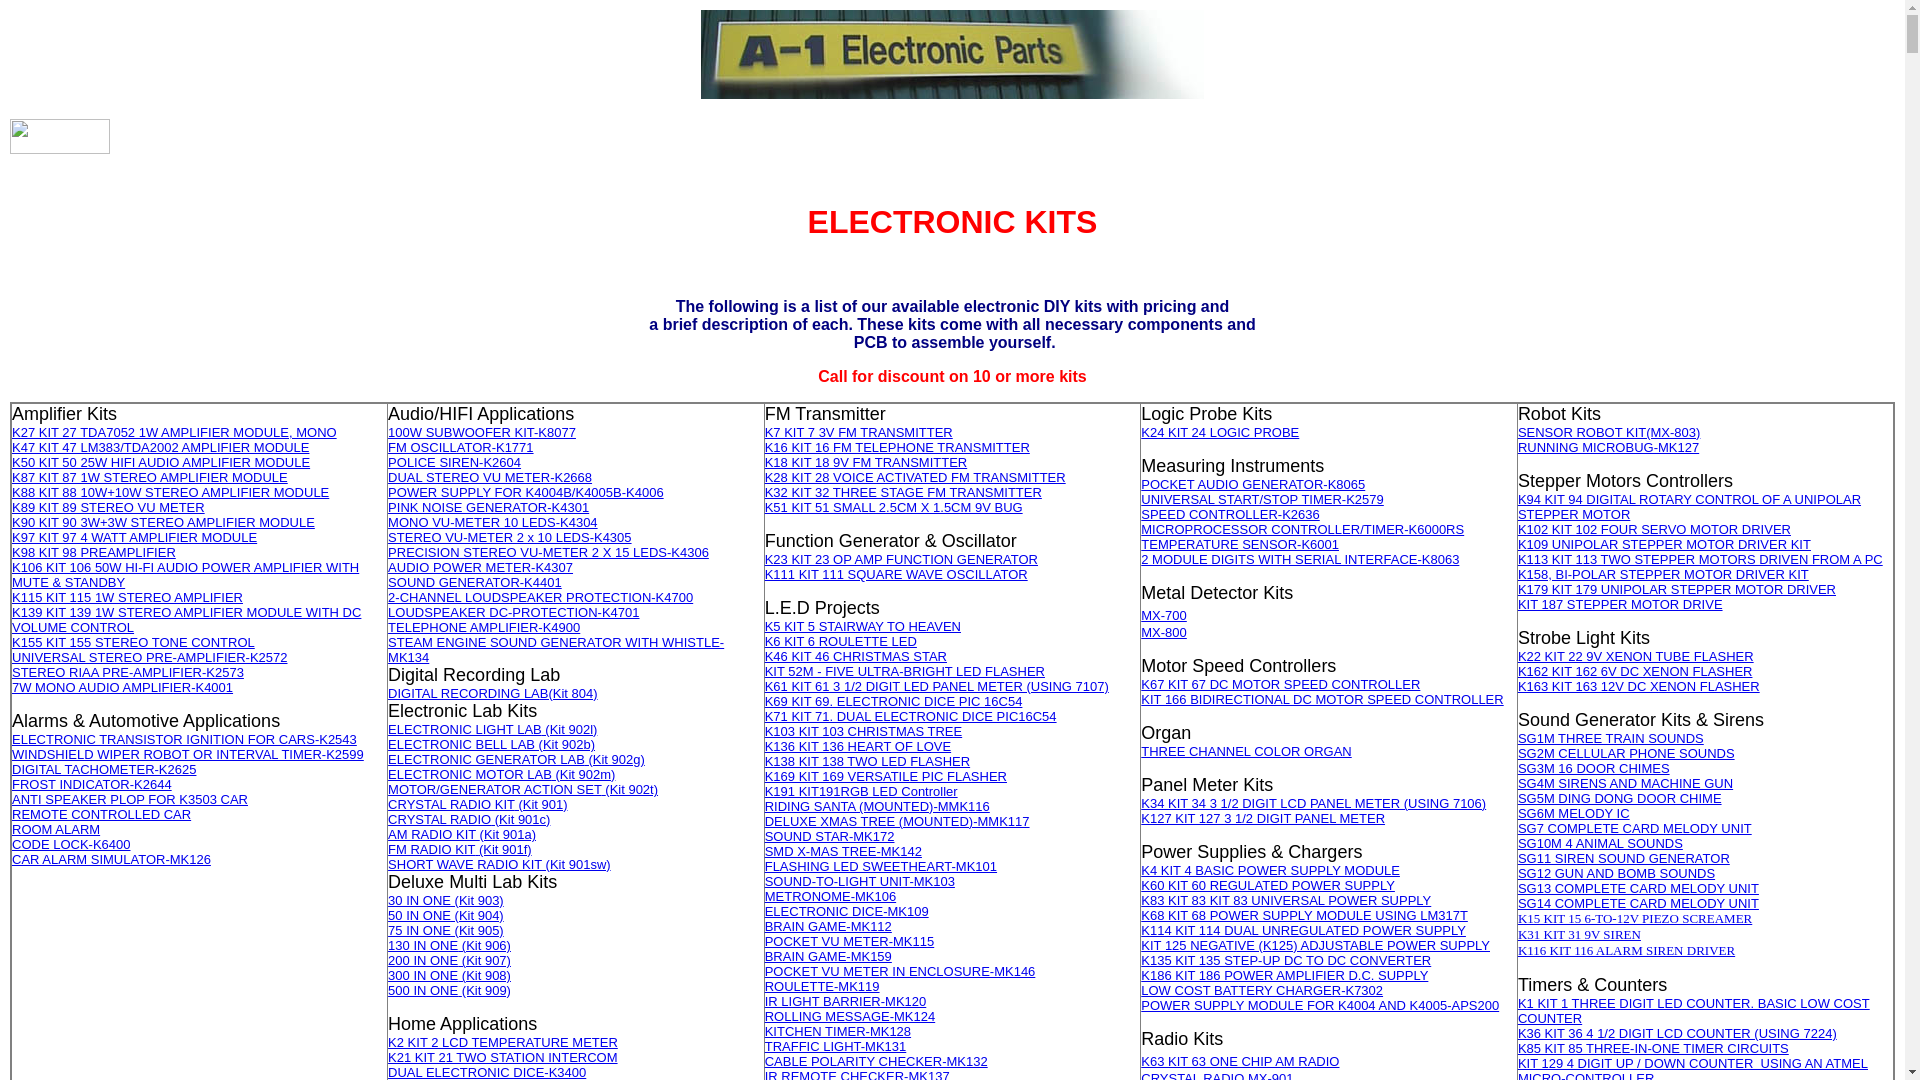 The height and width of the screenshot is (1080, 1920). I want to click on 'K69 KIT 69. ELECTRONIC DICE PIC 16C54', so click(892, 700).